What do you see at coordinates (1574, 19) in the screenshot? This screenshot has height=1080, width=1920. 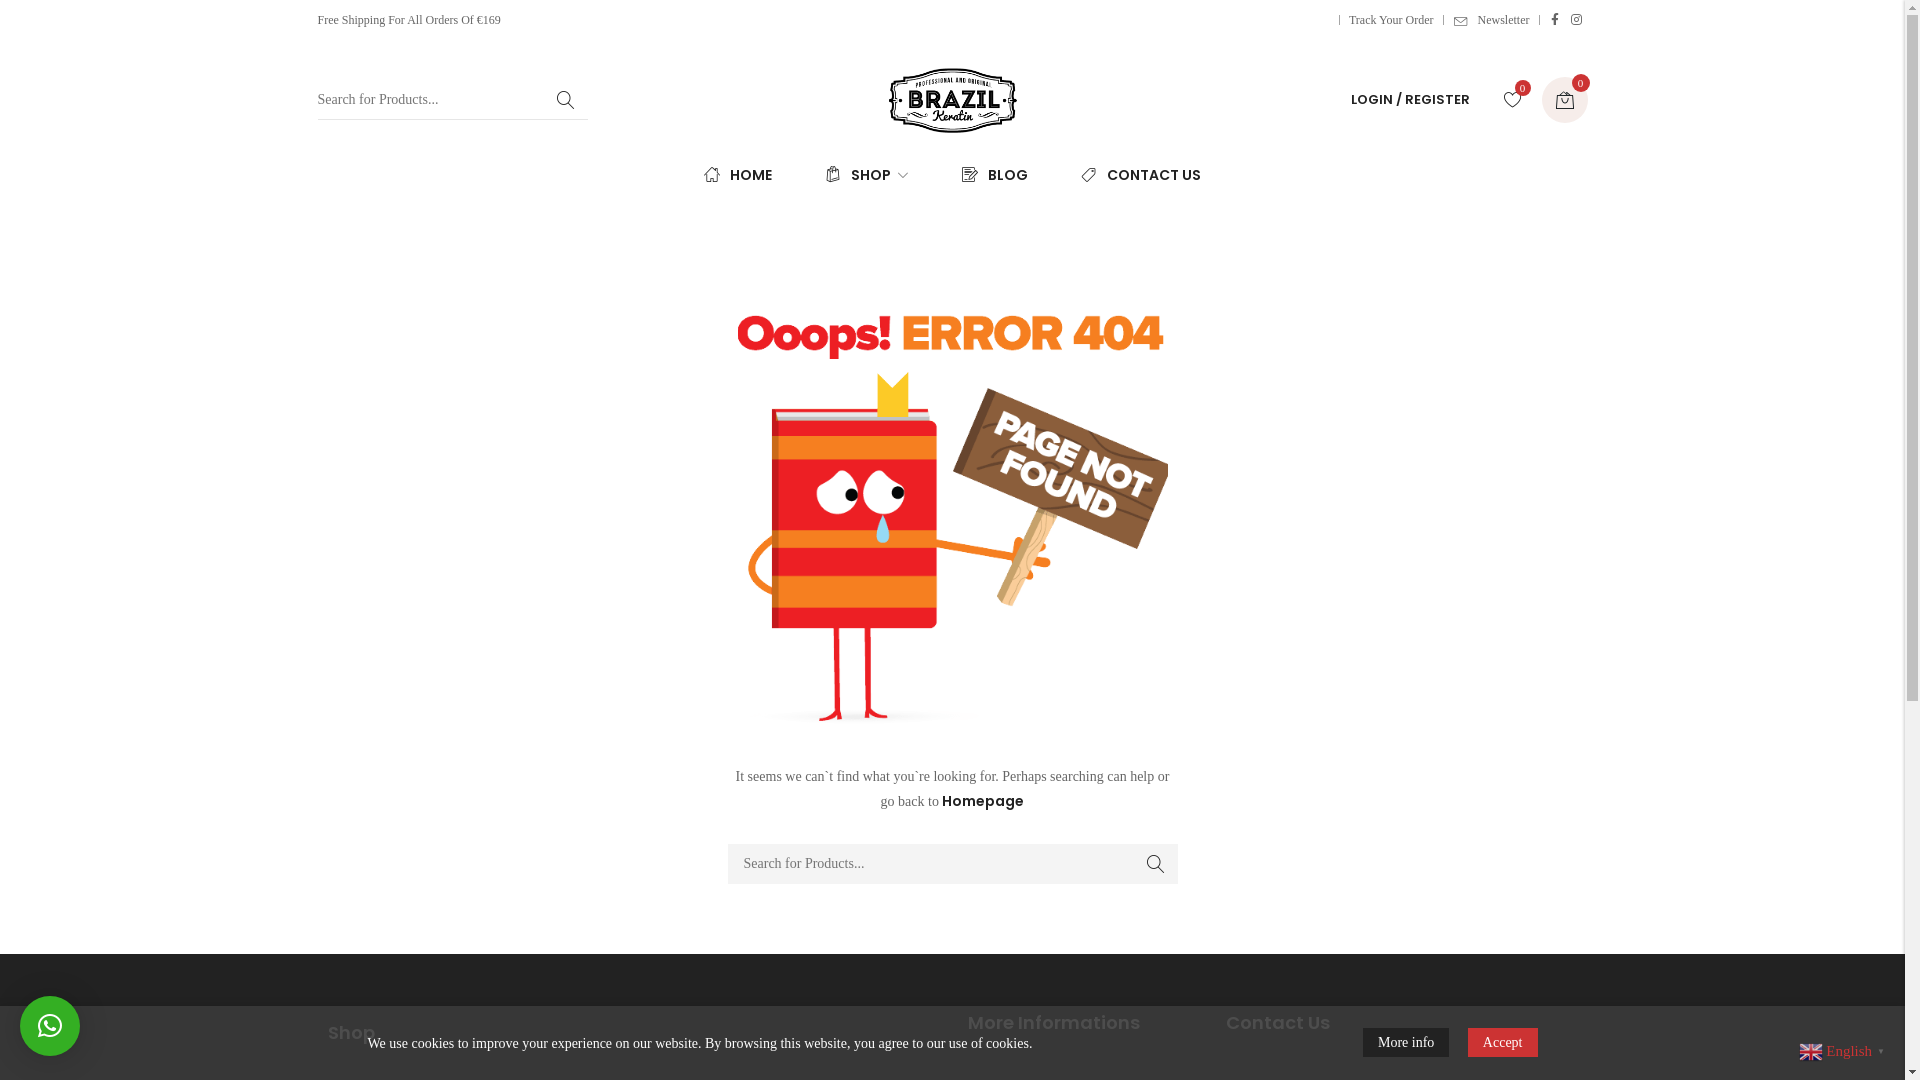 I see `'Instagram'` at bounding box center [1574, 19].